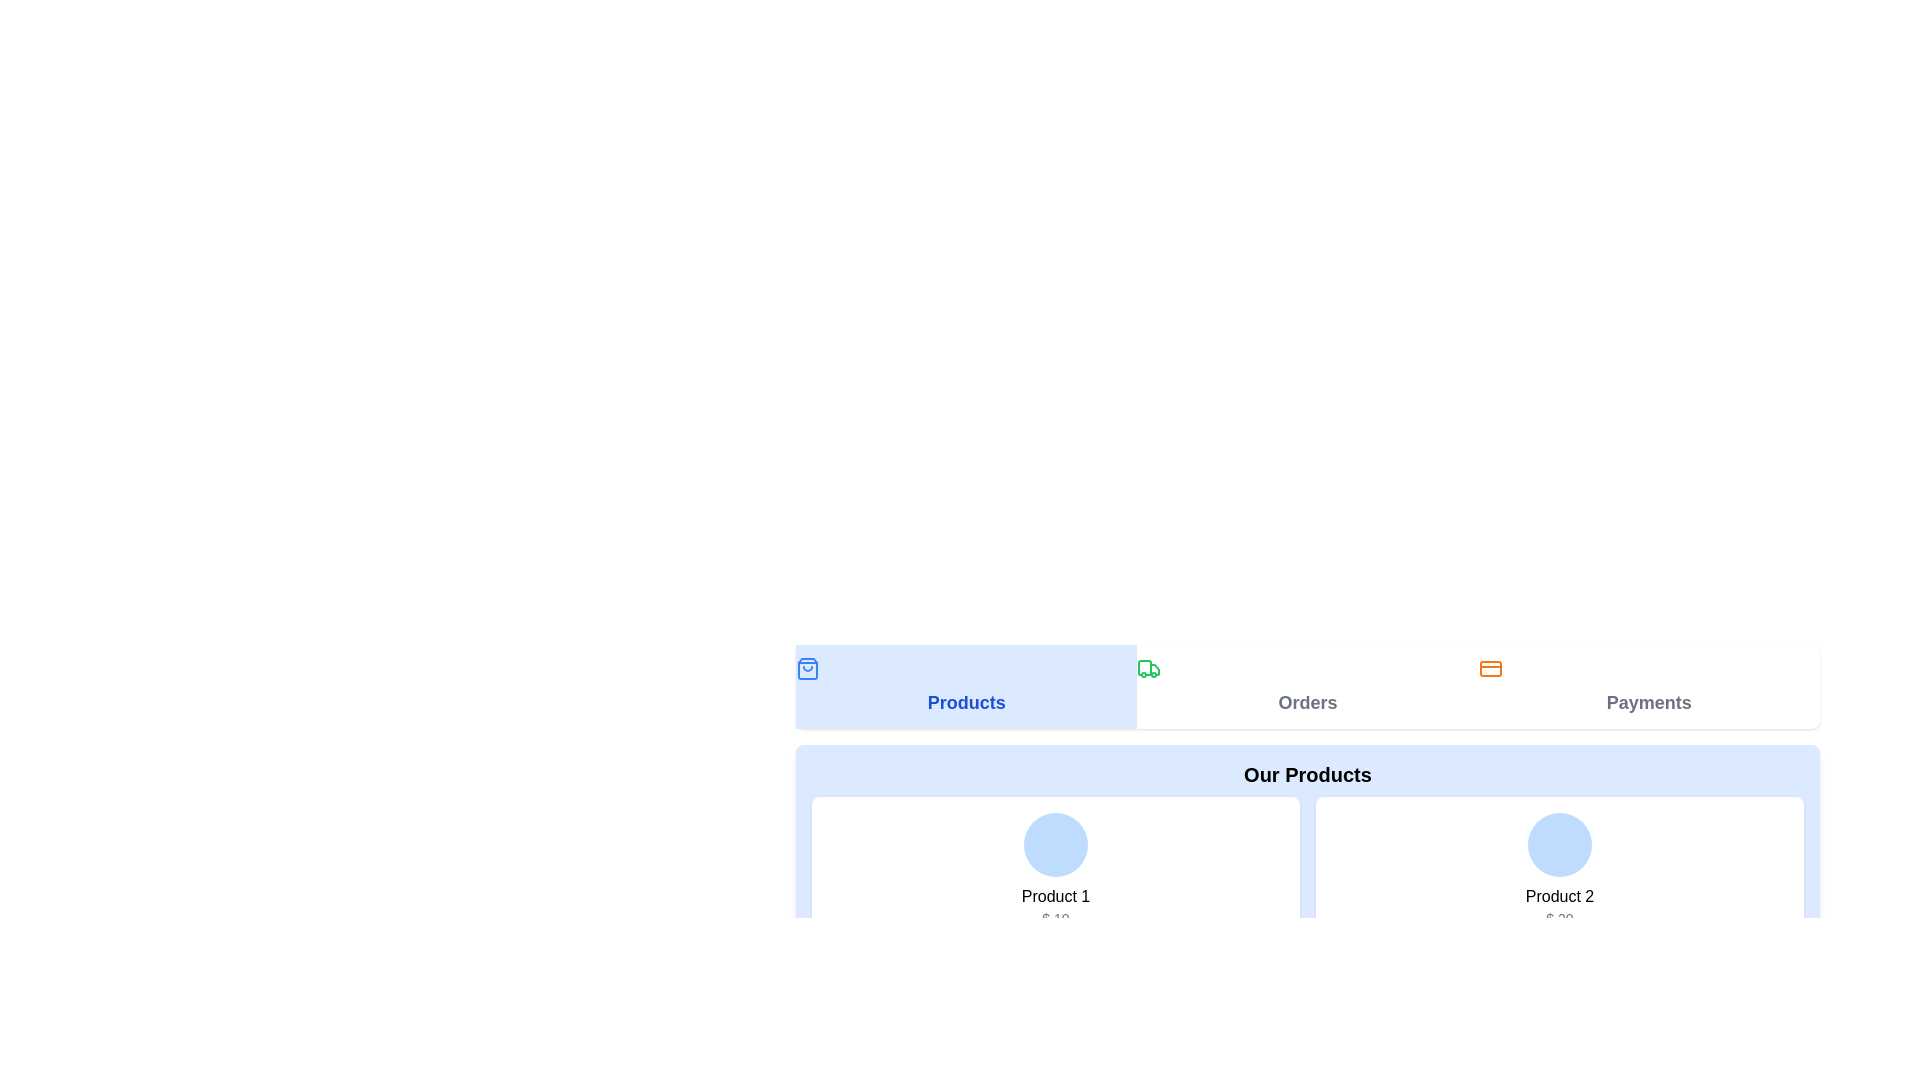 The width and height of the screenshot is (1920, 1080). Describe the element at coordinates (1055, 918) in the screenshot. I see `the static text displaying the price of 'Product 1' located below the 'Product 1' label in the top left section of the product display row` at that location.